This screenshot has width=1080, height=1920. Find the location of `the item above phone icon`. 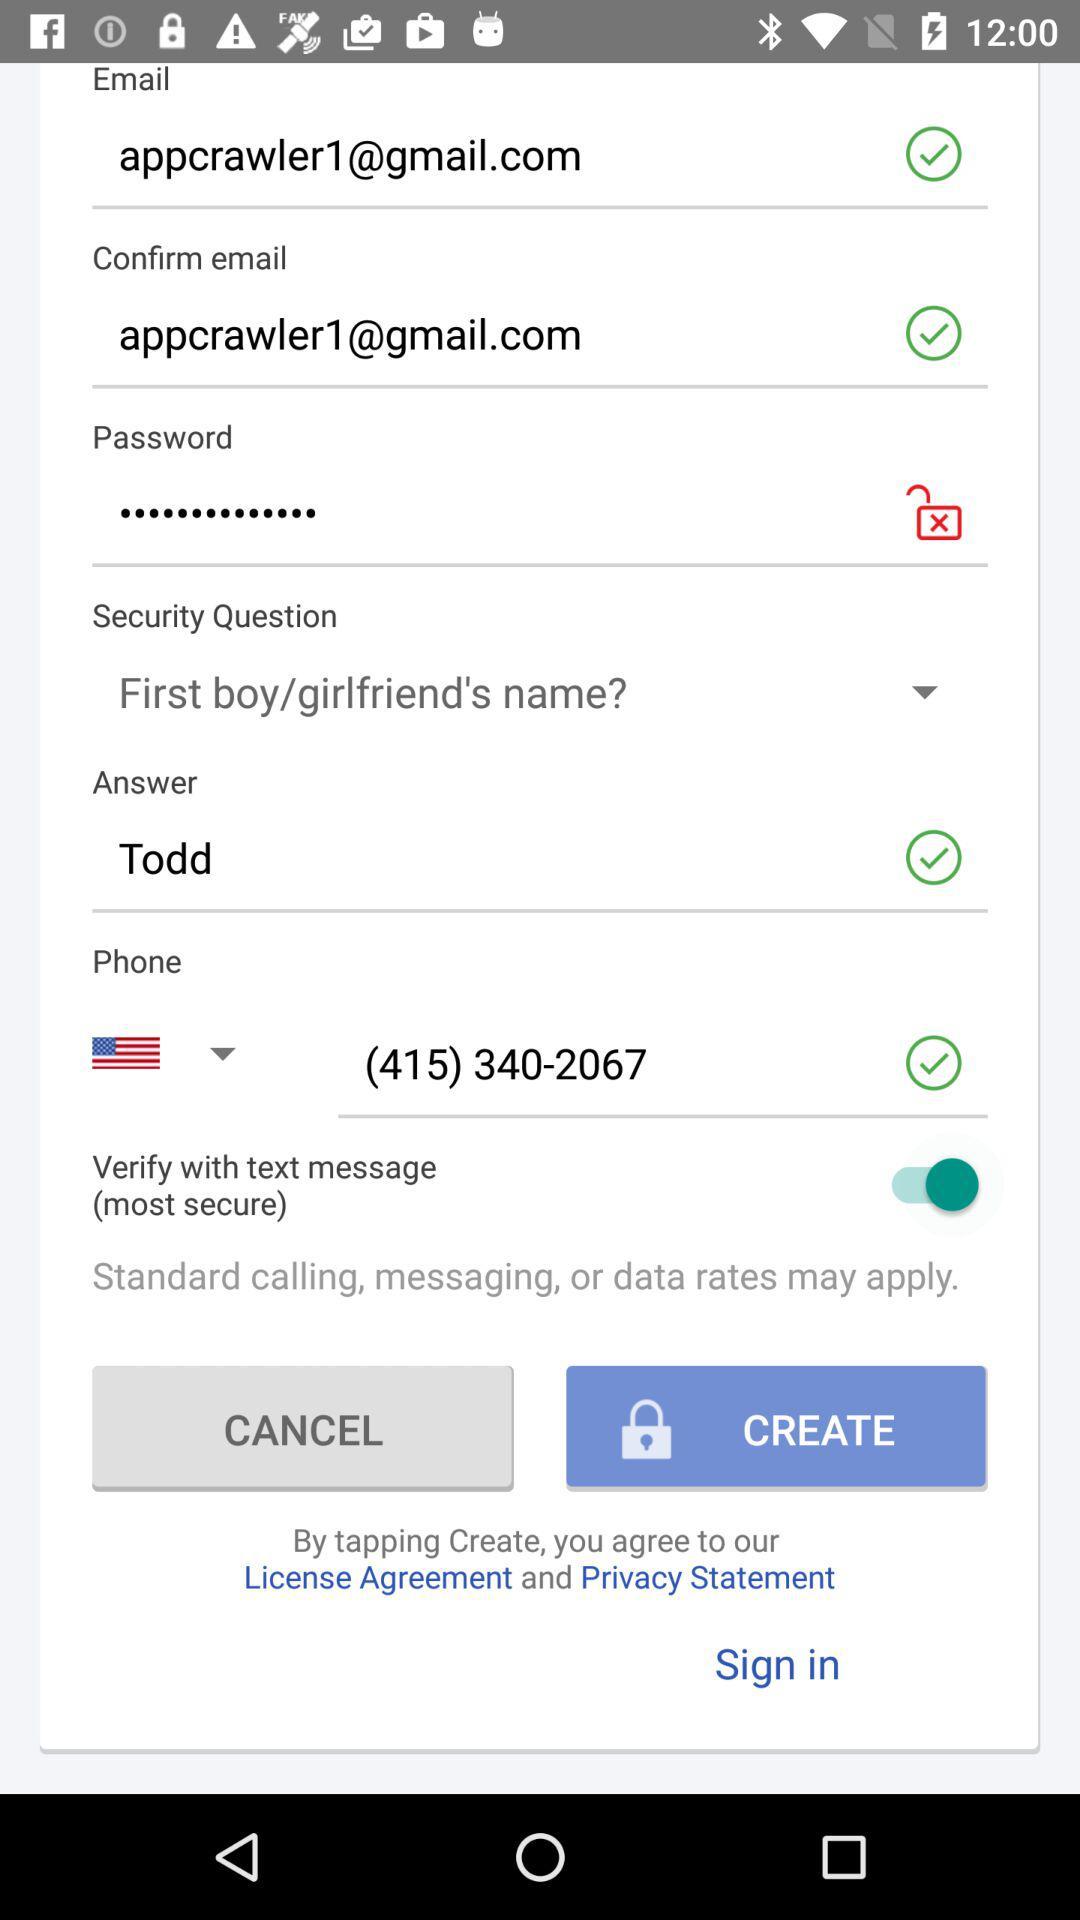

the item above phone icon is located at coordinates (540, 857).